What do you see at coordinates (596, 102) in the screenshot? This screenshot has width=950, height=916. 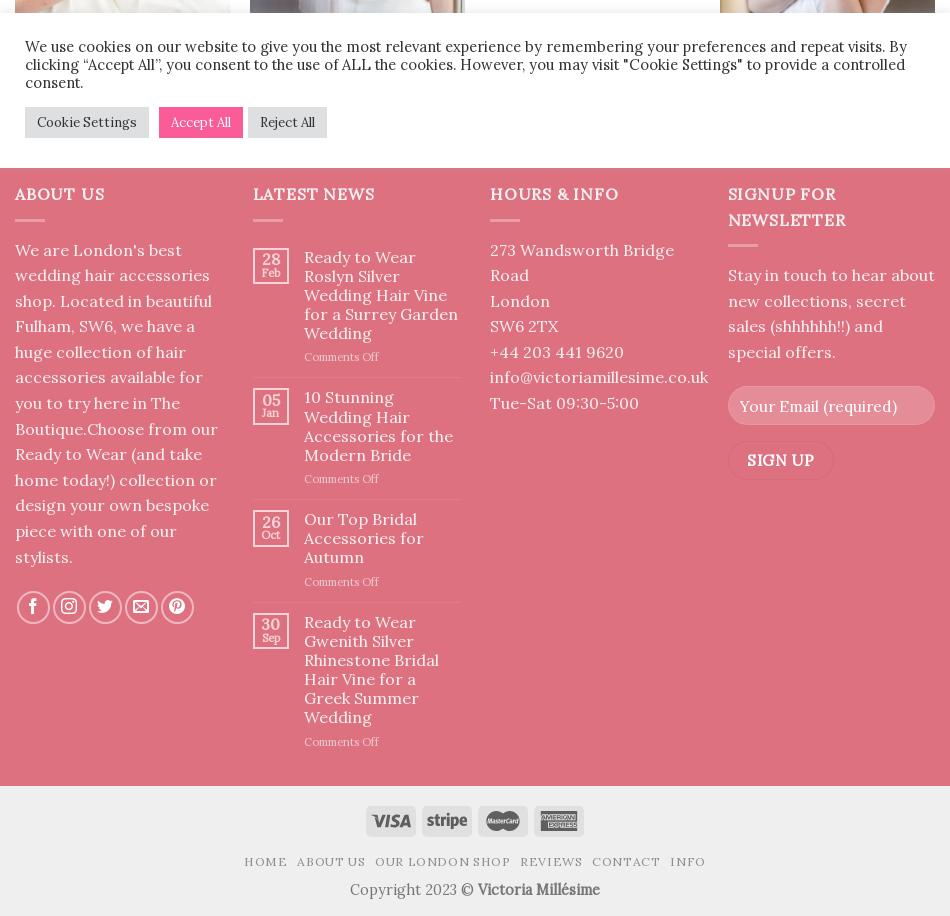 I see `'25.00'` at bounding box center [596, 102].